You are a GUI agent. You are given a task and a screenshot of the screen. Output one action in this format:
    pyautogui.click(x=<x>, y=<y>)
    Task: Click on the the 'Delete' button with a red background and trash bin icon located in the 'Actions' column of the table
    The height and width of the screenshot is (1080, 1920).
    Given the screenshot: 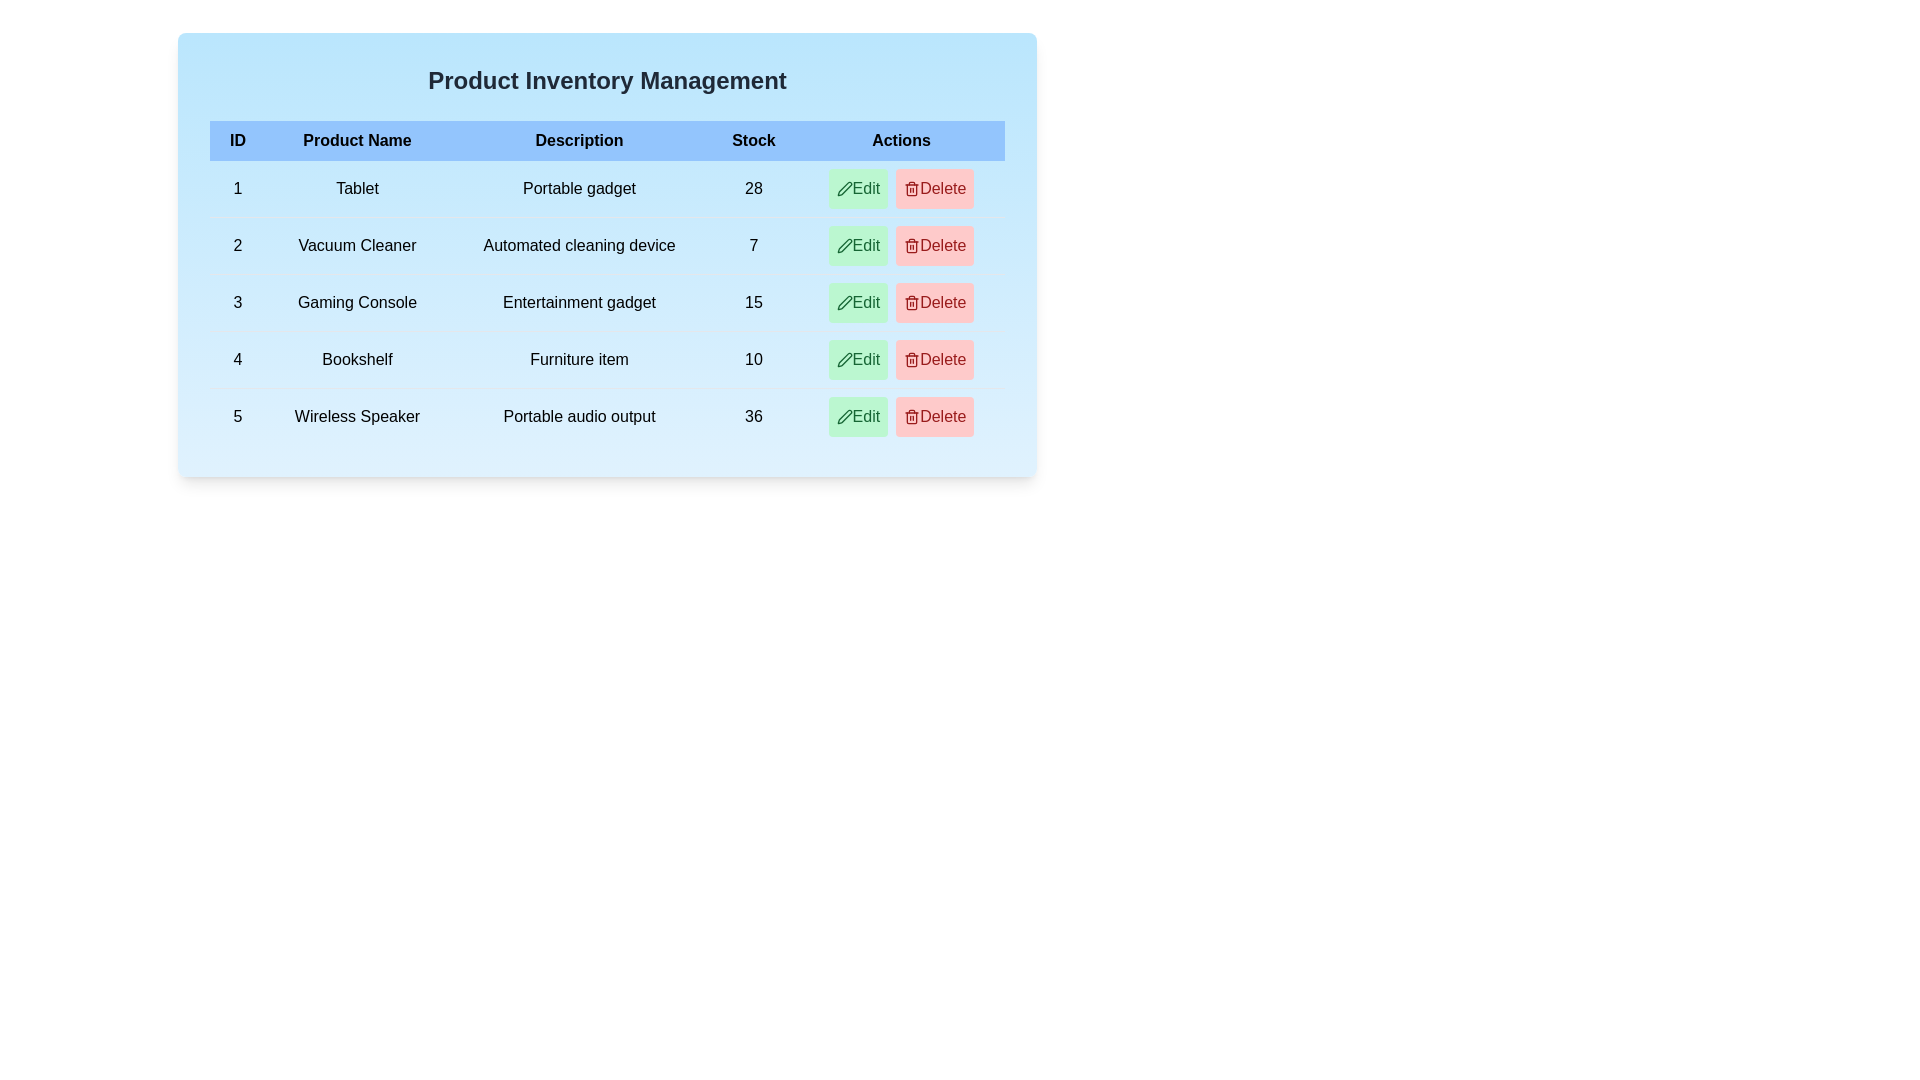 What is the action you would take?
    pyautogui.click(x=934, y=189)
    